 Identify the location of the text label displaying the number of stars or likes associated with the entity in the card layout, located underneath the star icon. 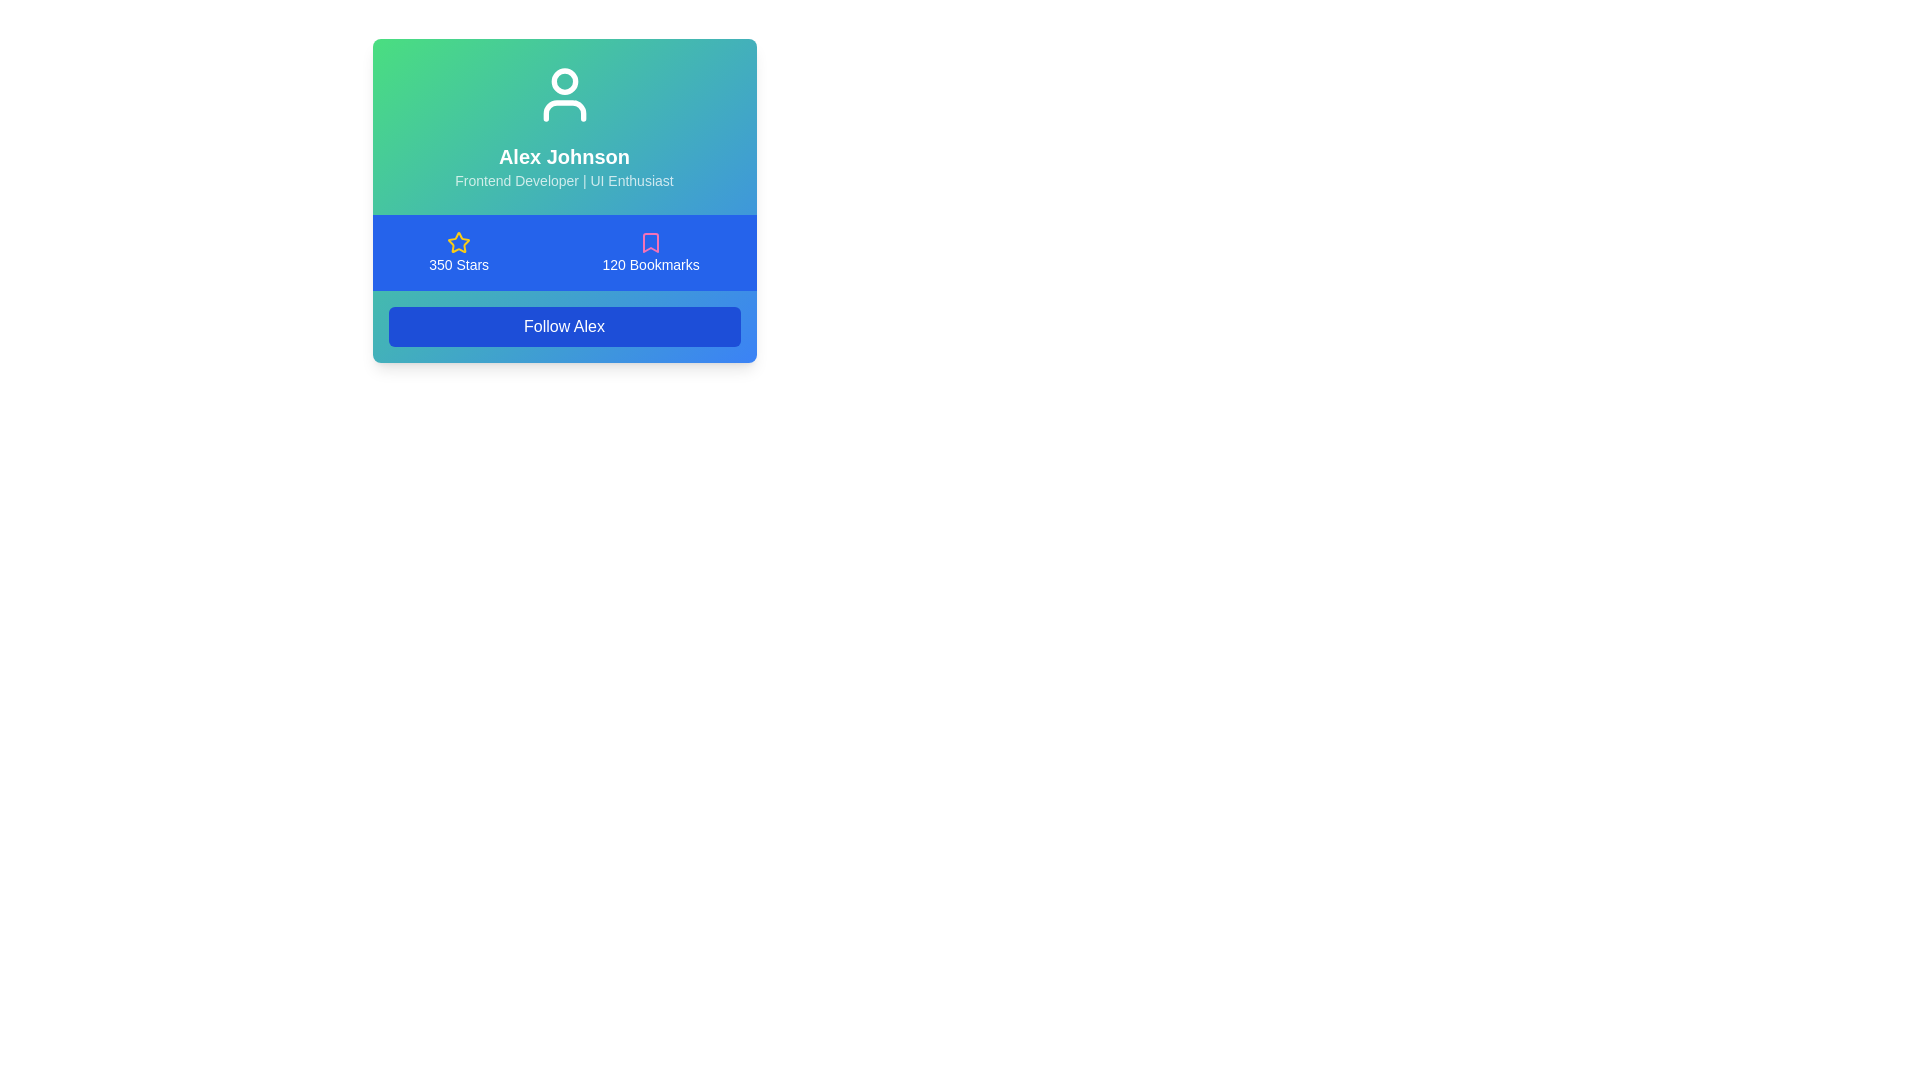
(458, 264).